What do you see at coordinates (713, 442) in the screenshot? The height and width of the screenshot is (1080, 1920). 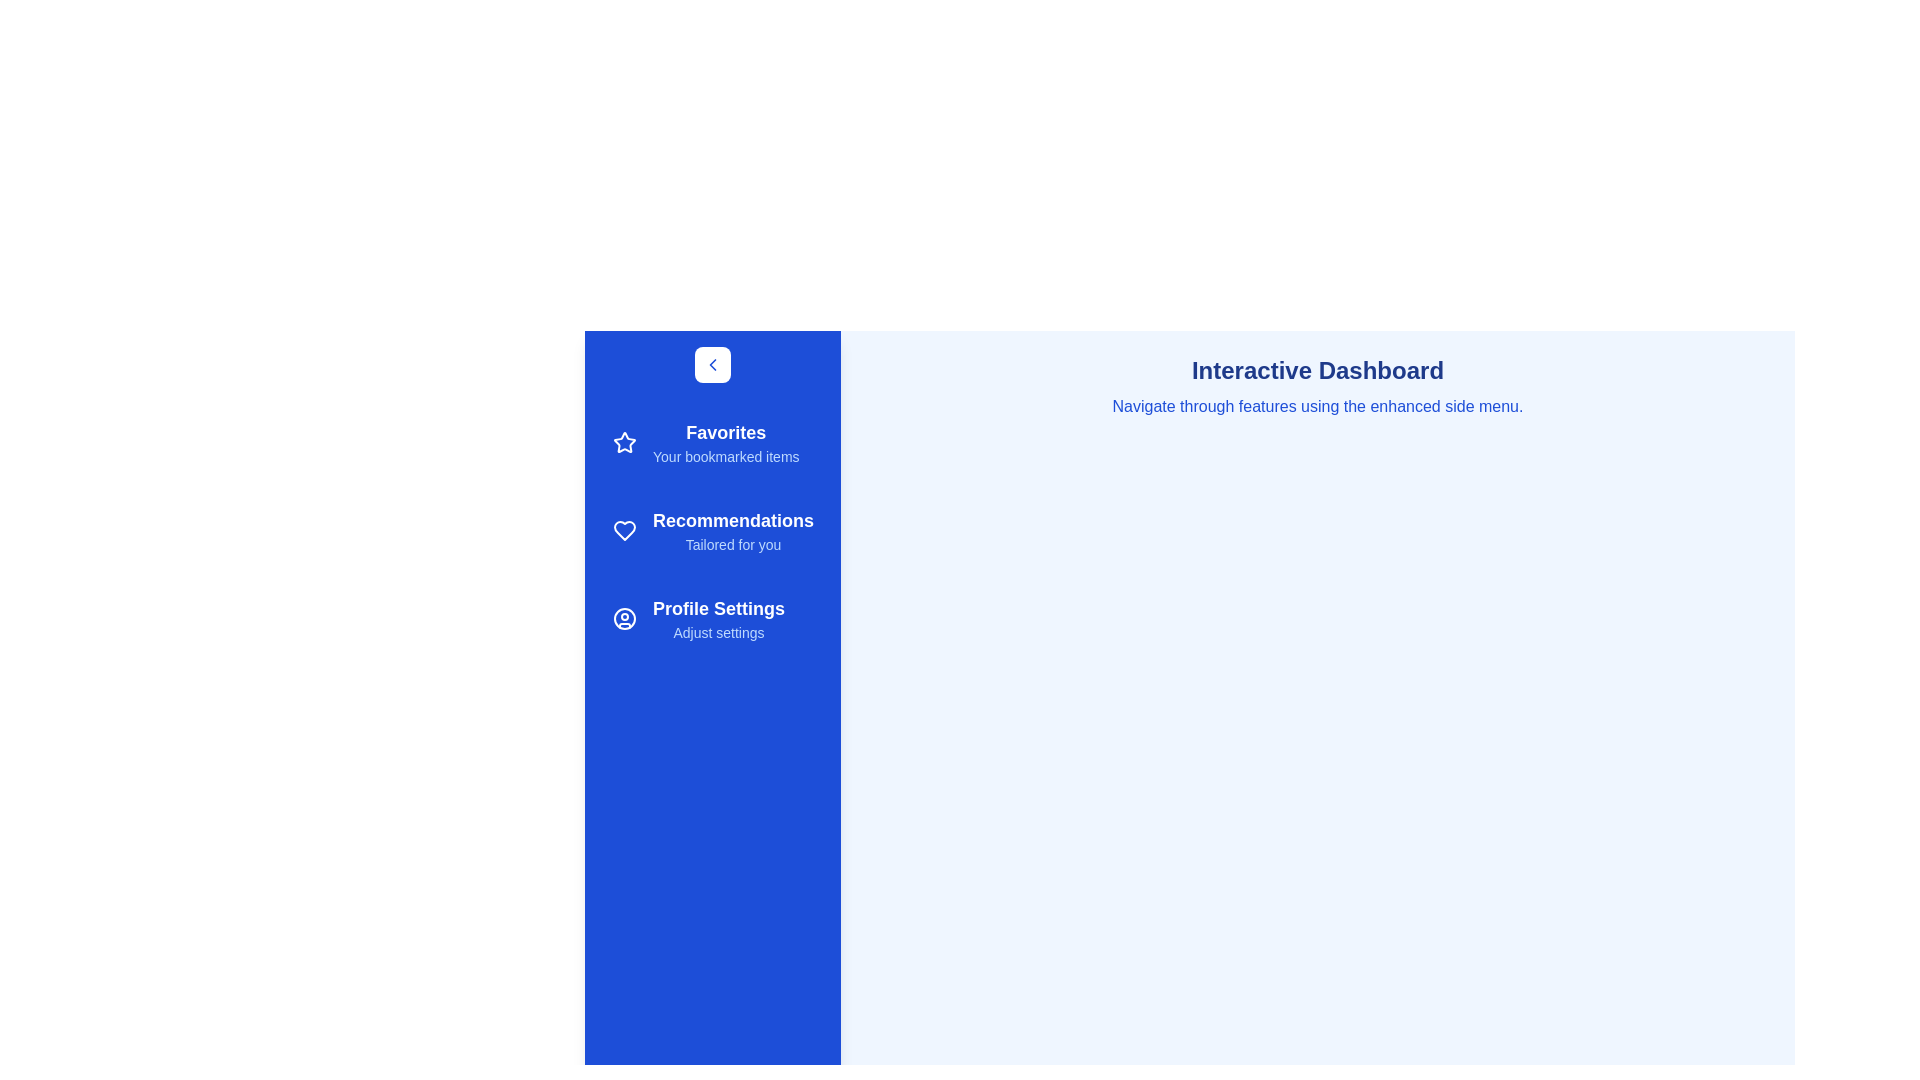 I see `the sidebar option Favorites` at bounding box center [713, 442].